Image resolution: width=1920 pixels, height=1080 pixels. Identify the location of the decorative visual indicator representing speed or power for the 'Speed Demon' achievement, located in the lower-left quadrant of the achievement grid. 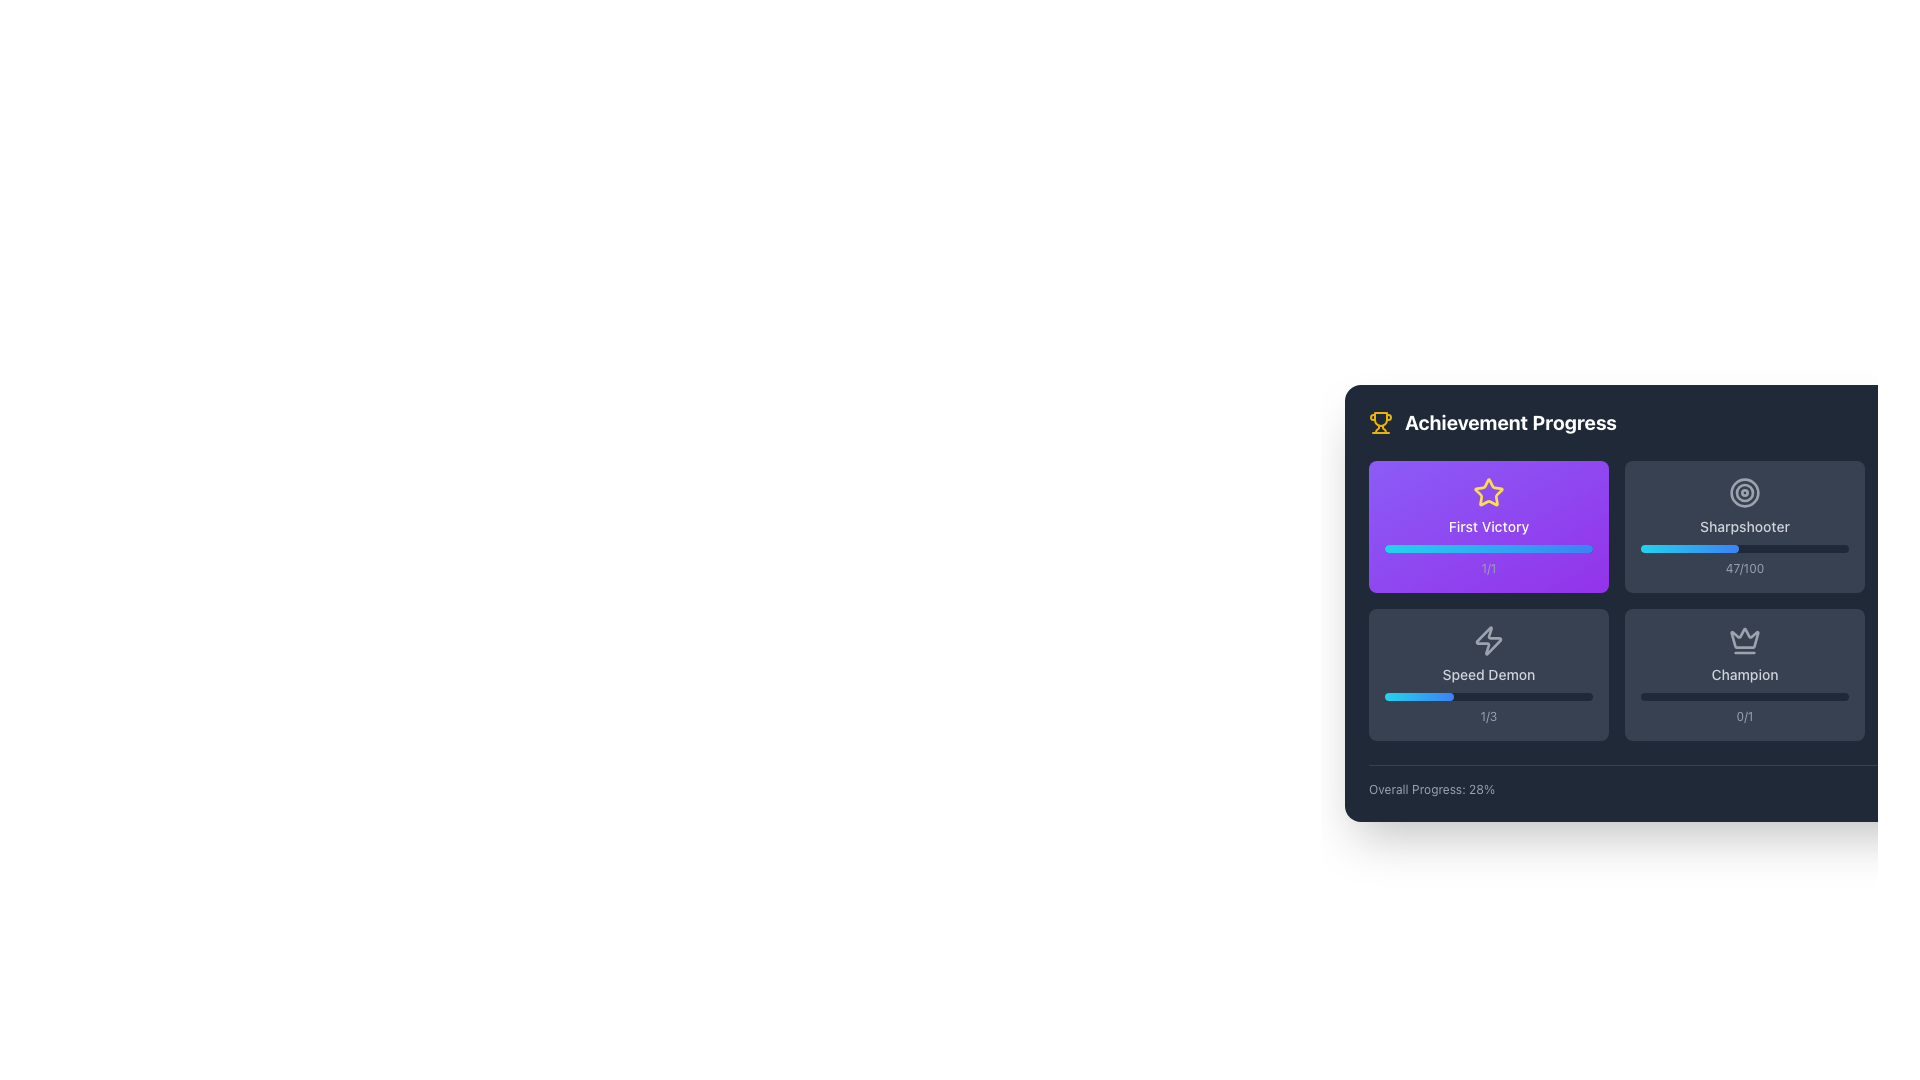
(1488, 640).